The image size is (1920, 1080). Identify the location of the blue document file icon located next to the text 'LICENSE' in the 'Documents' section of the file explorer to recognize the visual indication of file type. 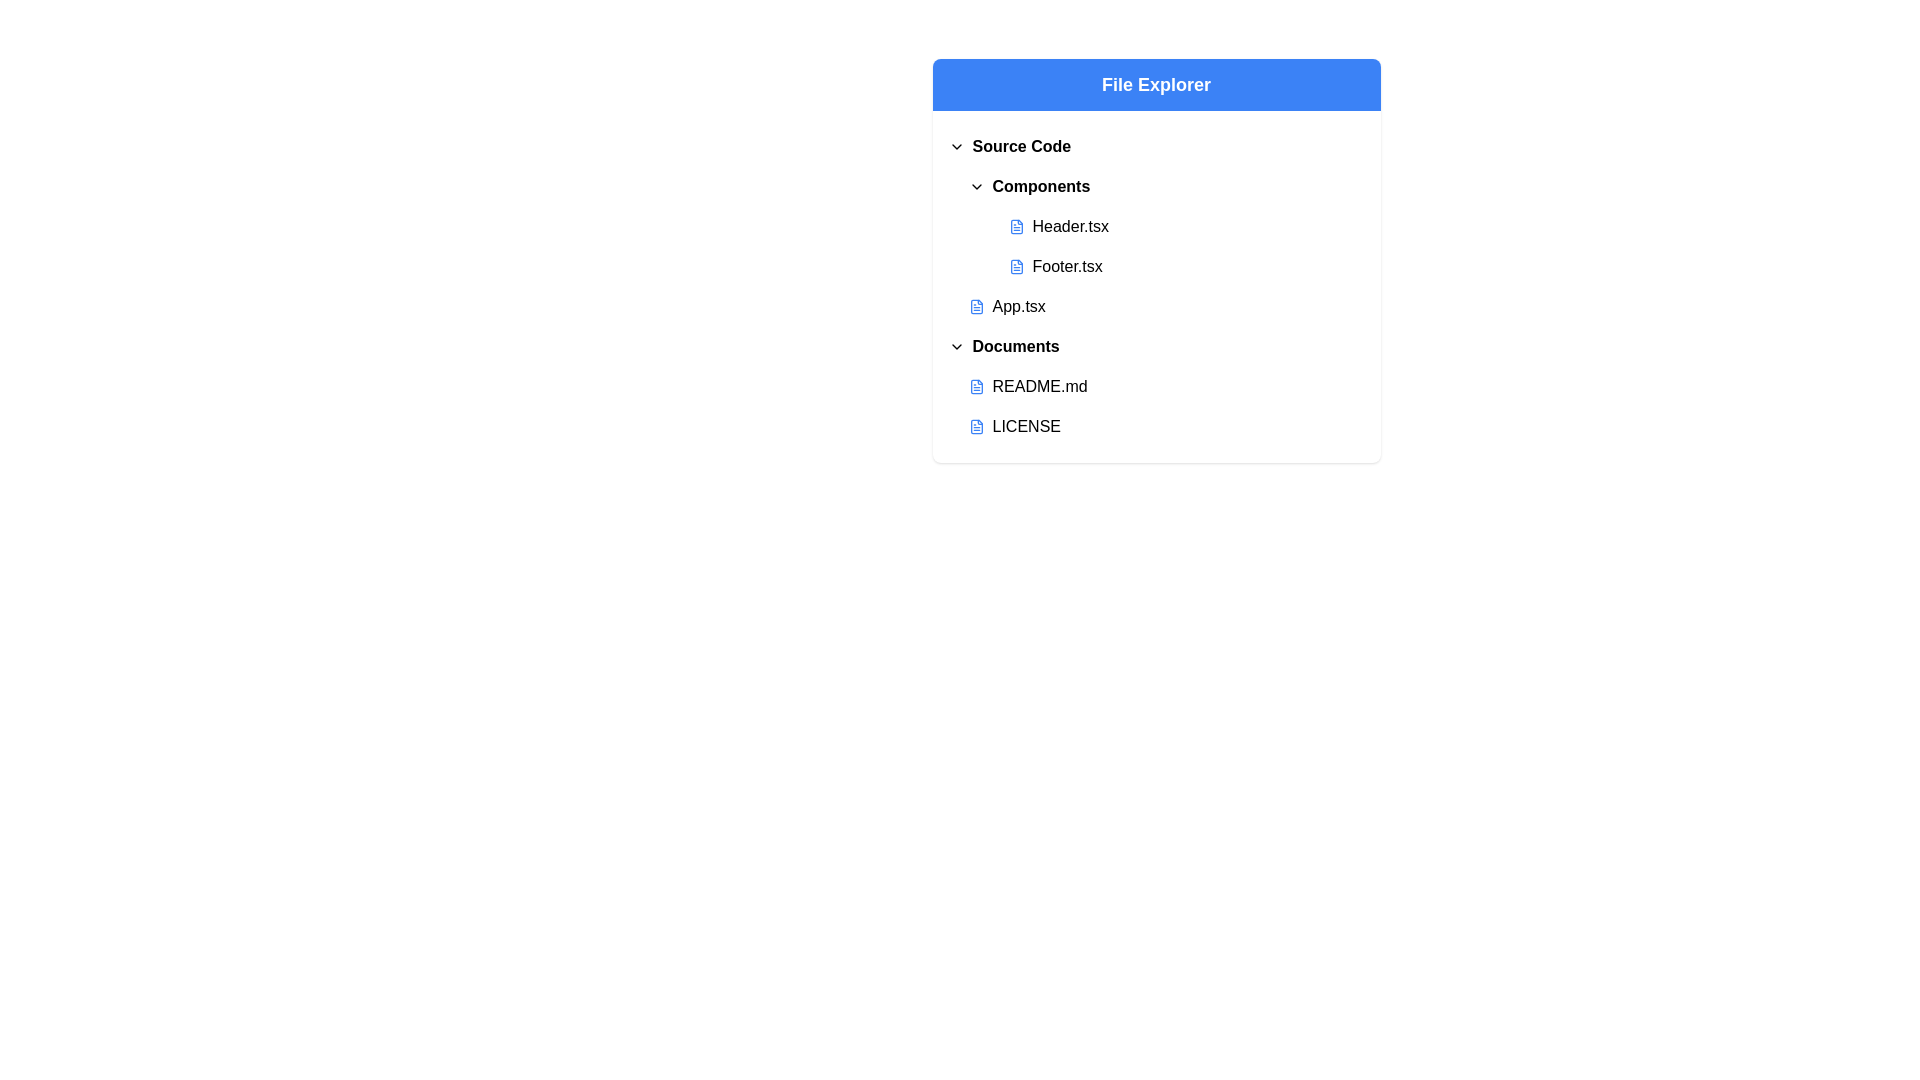
(976, 426).